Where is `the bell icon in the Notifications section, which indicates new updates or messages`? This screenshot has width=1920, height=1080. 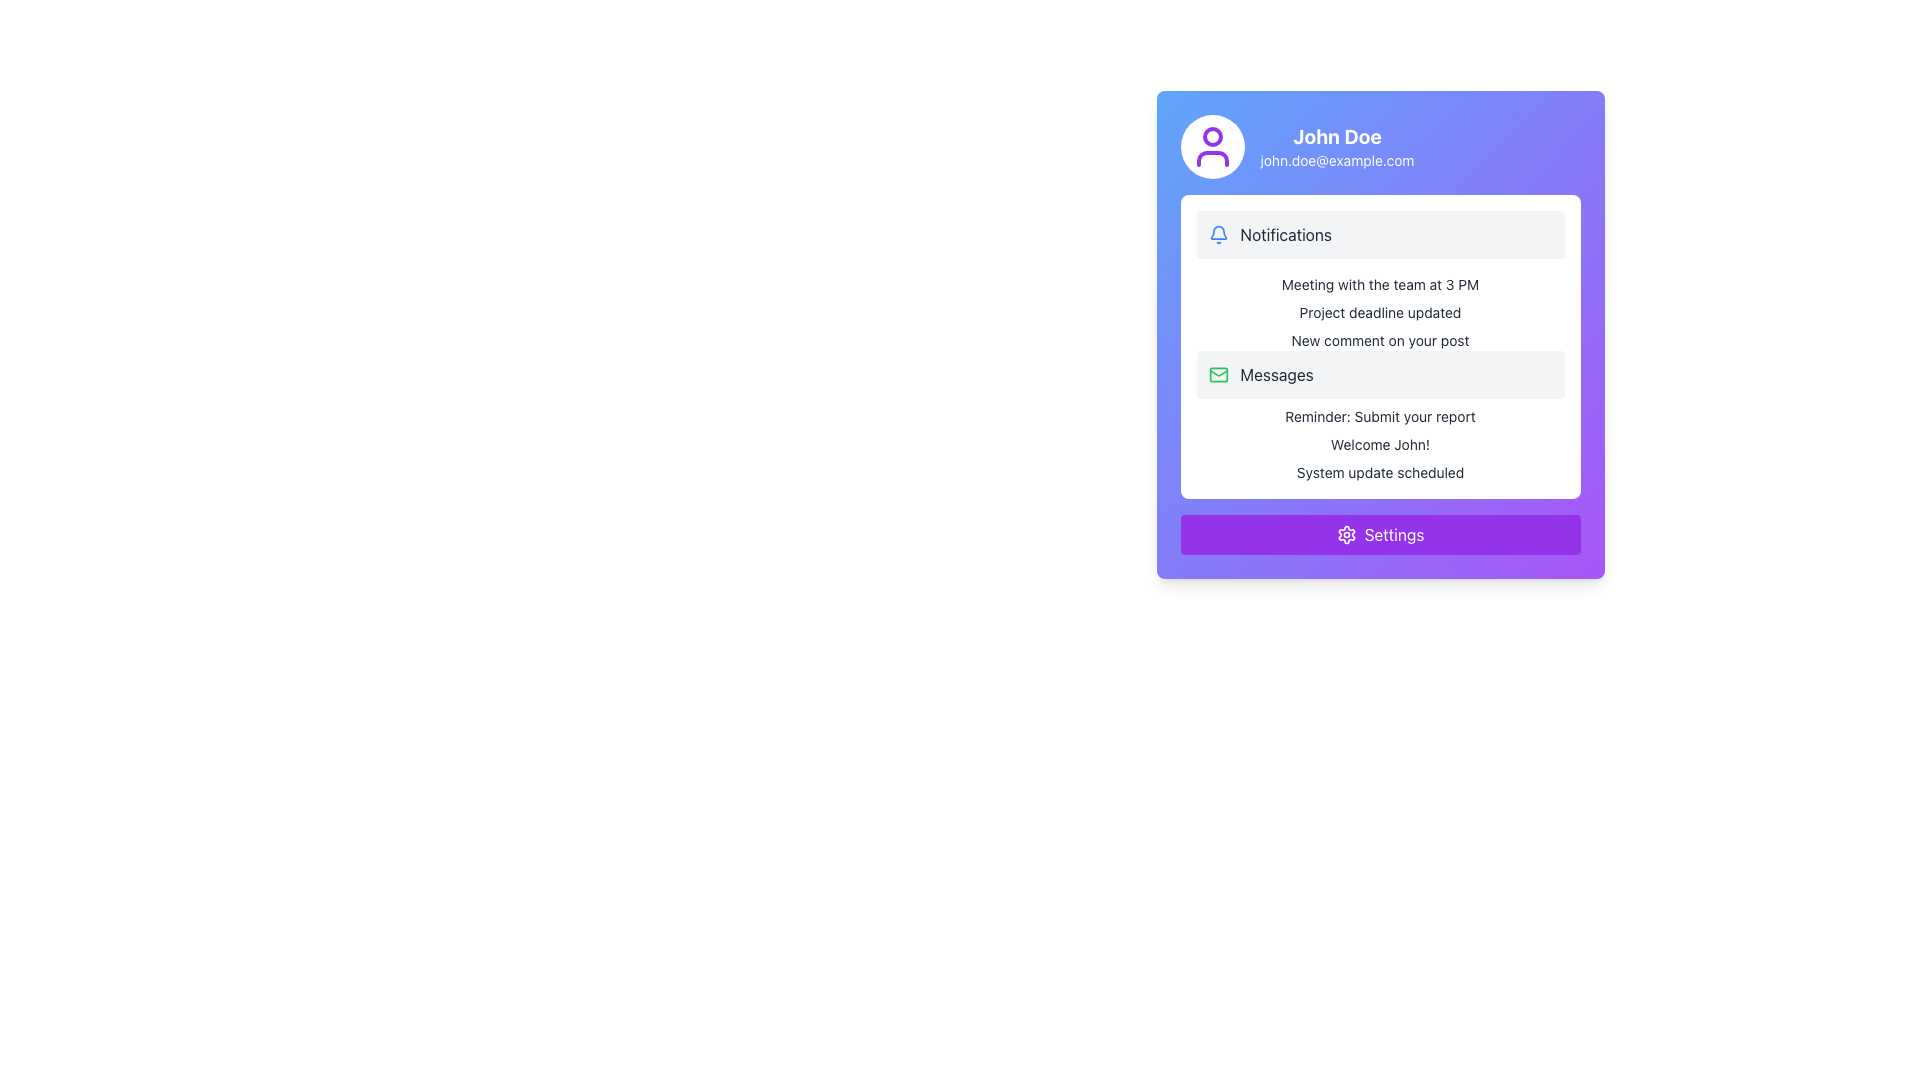 the bell icon in the Notifications section, which indicates new updates or messages is located at coordinates (1217, 234).